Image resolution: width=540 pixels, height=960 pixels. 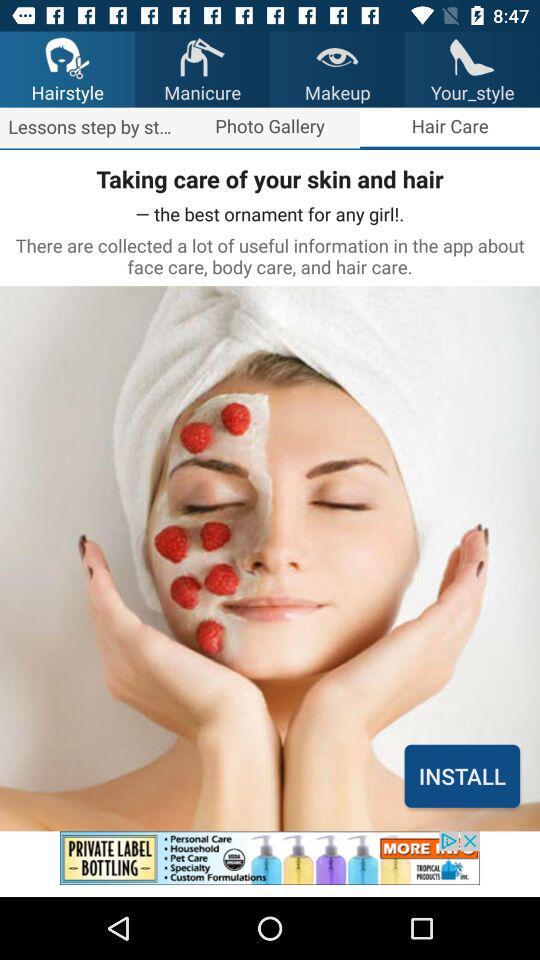 What do you see at coordinates (270, 863) in the screenshot?
I see `advertisement` at bounding box center [270, 863].